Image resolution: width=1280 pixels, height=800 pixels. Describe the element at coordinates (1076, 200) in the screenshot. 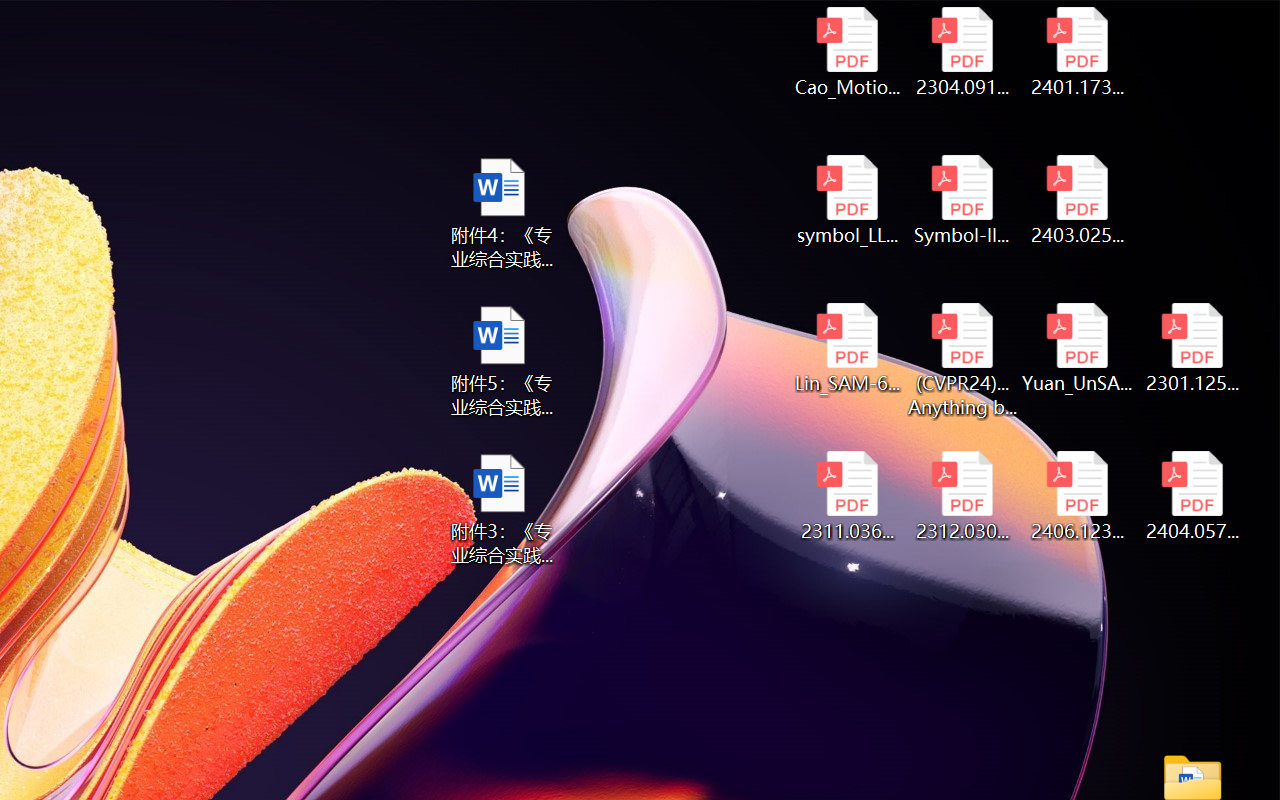

I see `'2403.02502v1.pdf'` at that location.